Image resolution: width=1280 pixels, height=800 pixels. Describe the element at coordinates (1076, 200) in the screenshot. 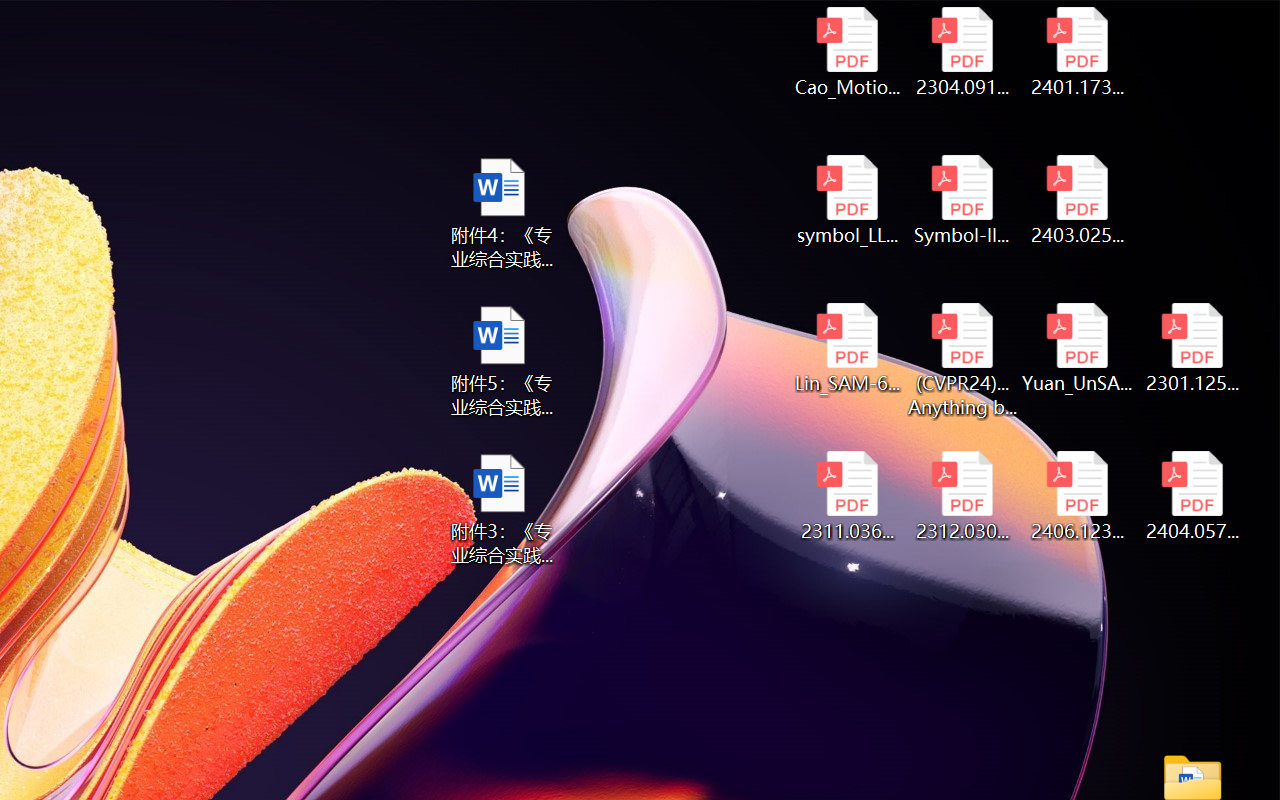

I see `'2403.02502v1.pdf'` at that location.